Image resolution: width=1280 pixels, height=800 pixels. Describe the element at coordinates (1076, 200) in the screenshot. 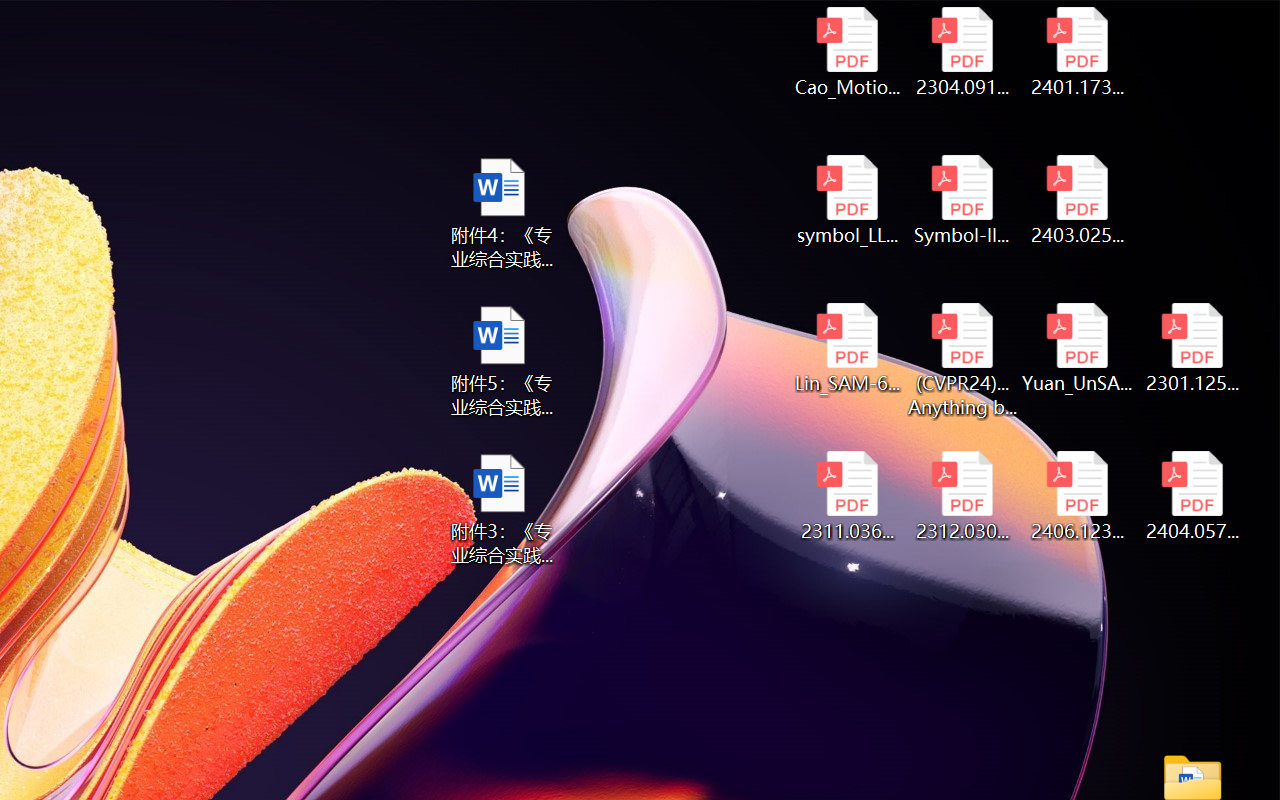

I see `'2403.02502v1.pdf'` at that location.